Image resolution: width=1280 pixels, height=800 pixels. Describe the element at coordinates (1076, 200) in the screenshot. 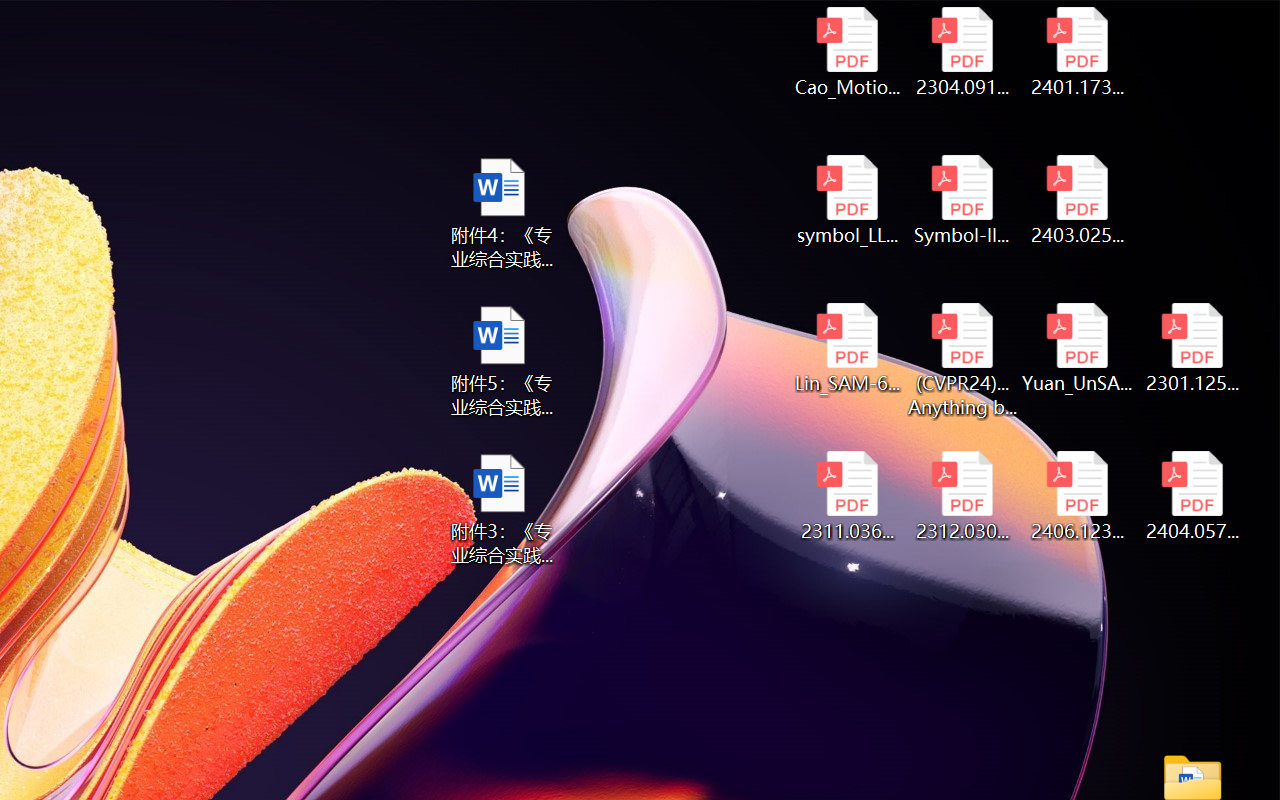

I see `'2403.02502v1.pdf'` at that location.